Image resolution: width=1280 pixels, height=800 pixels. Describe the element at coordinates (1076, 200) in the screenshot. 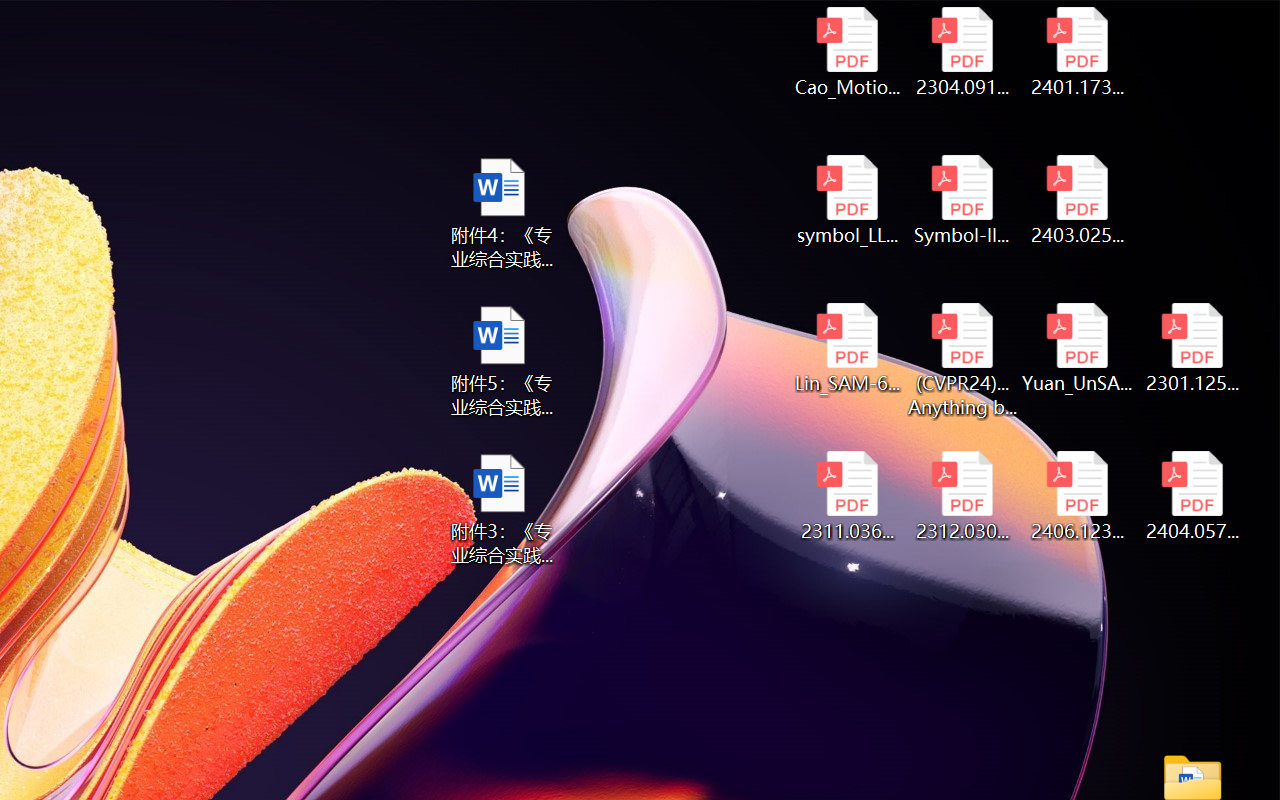

I see `'2403.02502v1.pdf'` at that location.